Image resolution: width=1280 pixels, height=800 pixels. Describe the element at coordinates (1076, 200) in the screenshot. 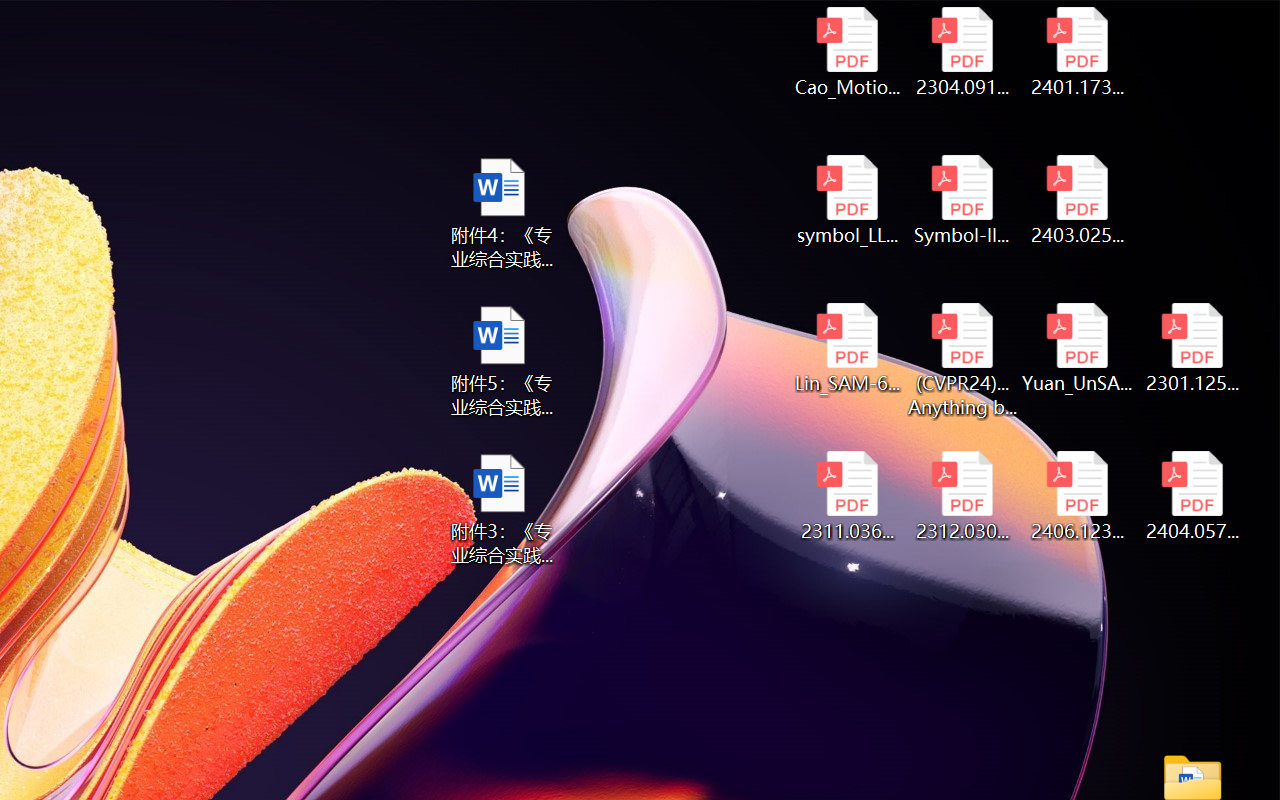

I see `'2403.02502v1.pdf'` at that location.